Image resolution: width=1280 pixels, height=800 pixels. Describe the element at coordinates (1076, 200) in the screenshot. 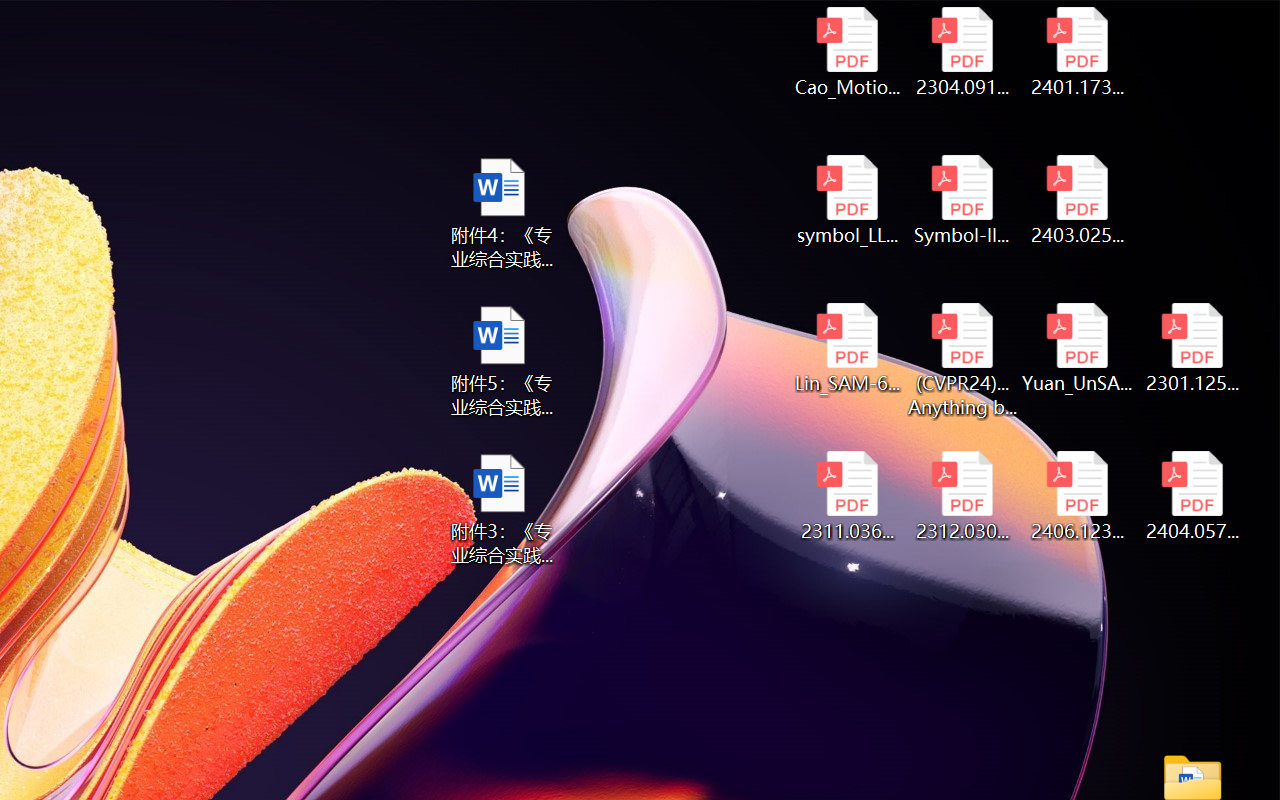

I see `'2403.02502v1.pdf'` at that location.